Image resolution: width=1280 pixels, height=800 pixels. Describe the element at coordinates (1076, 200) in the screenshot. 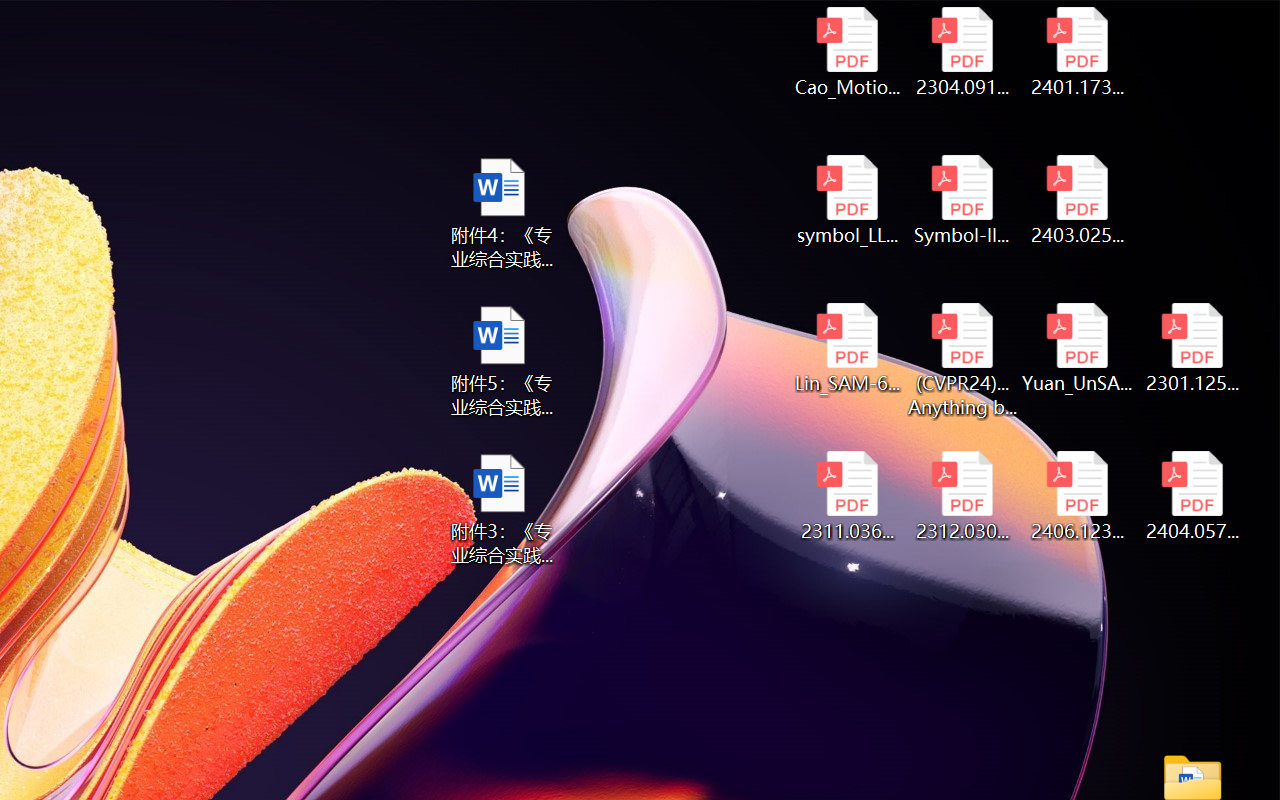

I see `'2403.02502v1.pdf'` at that location.